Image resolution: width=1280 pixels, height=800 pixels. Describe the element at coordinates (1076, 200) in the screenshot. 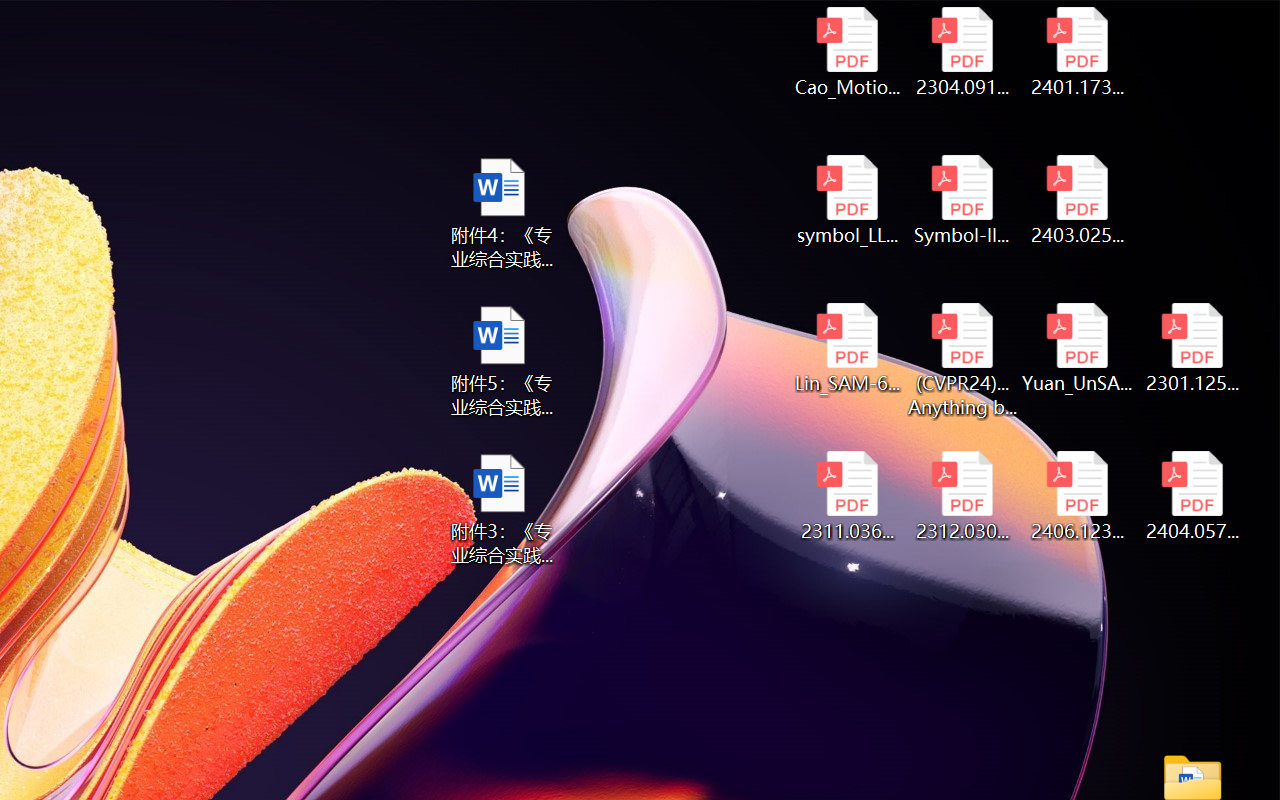

I see `'2403.02502v1.pdf'` at that location.